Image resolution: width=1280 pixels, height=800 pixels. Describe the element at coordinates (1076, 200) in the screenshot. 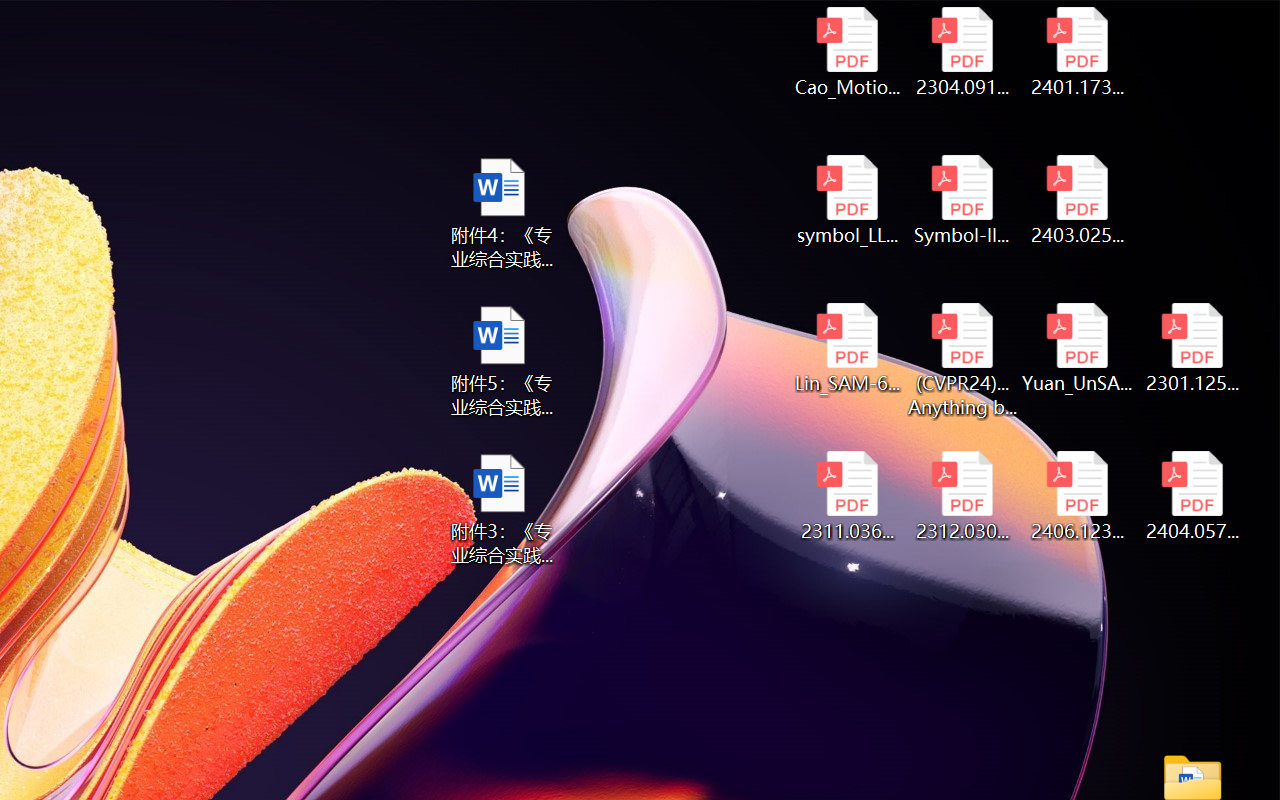

I see `'2403.02502v1.pdf'` at that location.